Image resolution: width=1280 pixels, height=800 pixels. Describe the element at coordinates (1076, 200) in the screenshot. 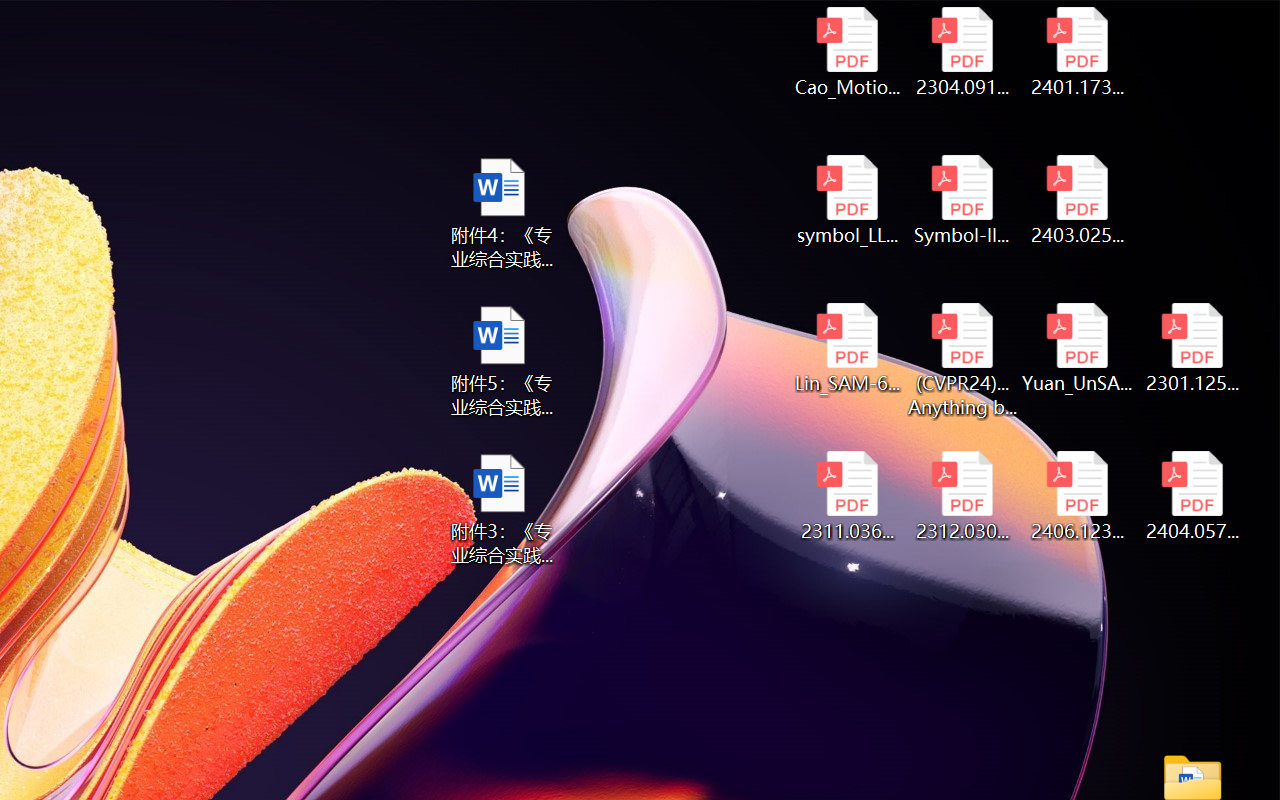

I see `'2403.02502v1.pdf'` at that location.